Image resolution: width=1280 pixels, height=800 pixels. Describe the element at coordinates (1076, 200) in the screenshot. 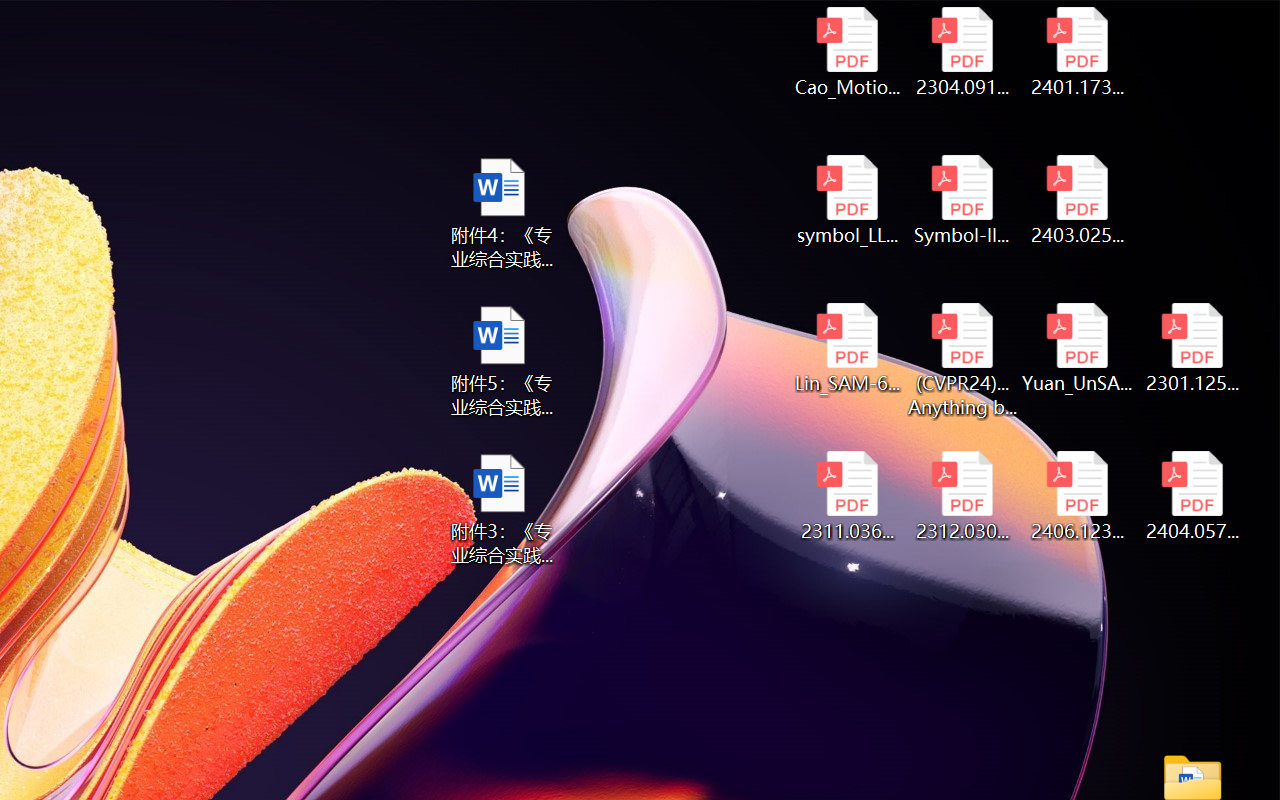

I see `'2403.02502v1.pdf'` at that location.